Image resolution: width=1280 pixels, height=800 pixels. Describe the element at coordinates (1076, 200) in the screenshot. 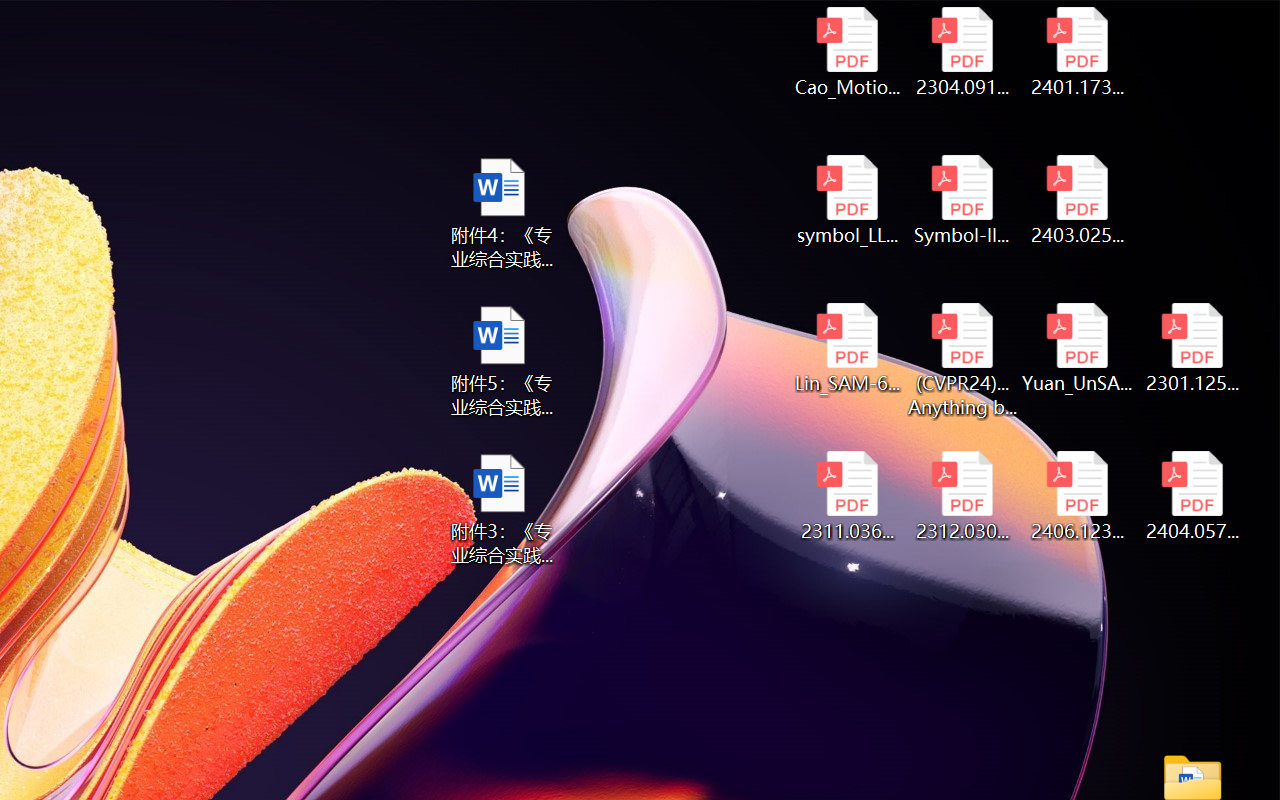

I see `'2403.02502v1.pdf'` at that location.